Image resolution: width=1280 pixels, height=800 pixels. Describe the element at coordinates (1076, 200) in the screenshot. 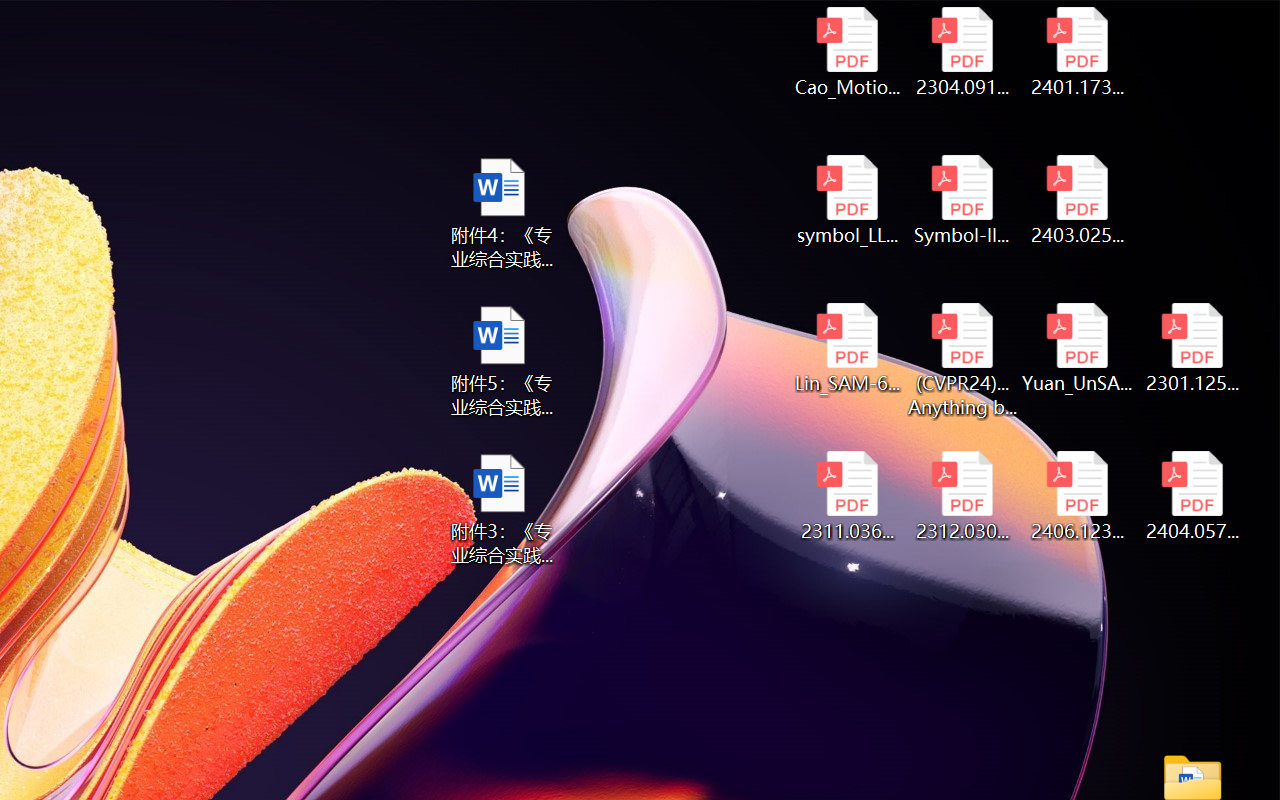

I see `'2403.02502v1.pdf'` at that location.